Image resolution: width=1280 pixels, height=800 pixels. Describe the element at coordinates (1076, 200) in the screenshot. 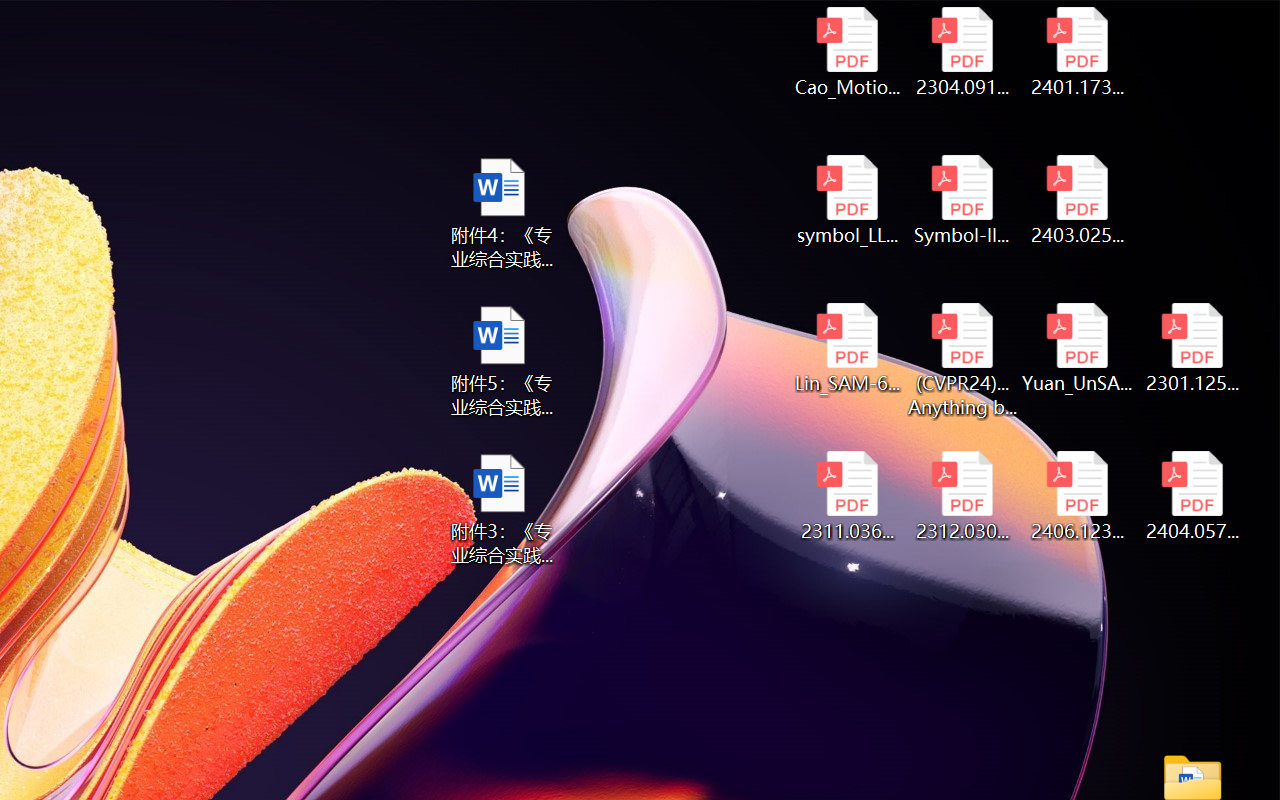

I see `'2403.02502v1.pdf'` at that location.